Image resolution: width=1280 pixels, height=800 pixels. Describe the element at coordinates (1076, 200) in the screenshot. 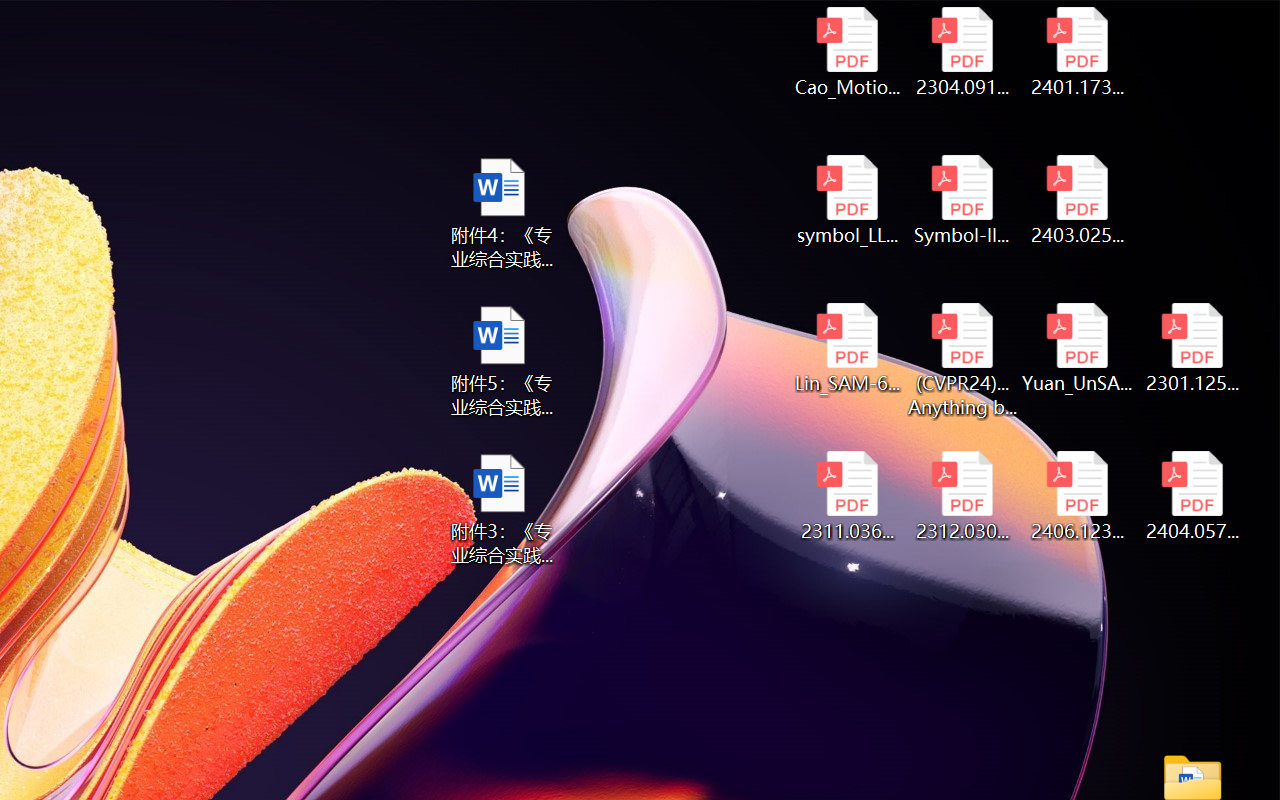

I see `'2403.02502v1.pdf'` at that location.